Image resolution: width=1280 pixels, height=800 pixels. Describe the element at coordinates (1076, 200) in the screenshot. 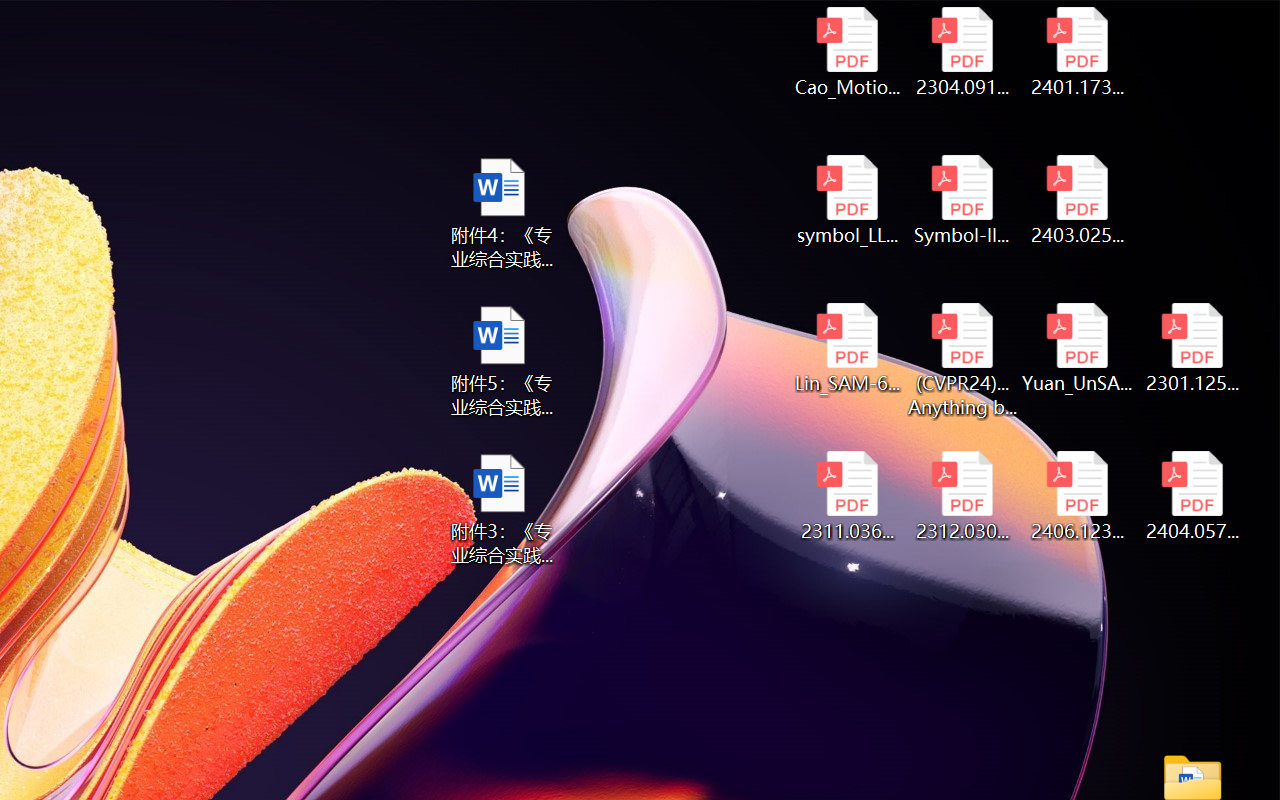

I see `'2403.02502v1.pdf'` at that location.